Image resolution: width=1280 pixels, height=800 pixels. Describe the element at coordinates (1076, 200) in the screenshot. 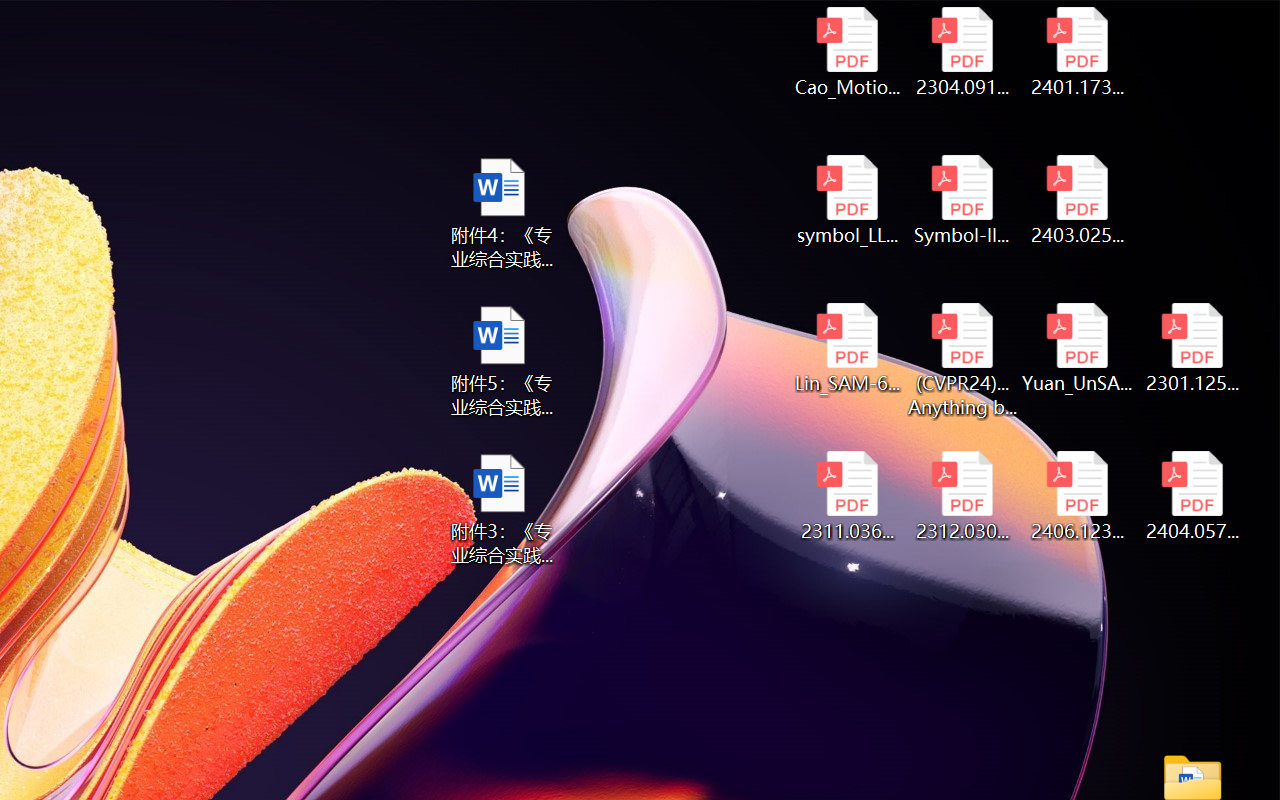

I see `'2403.02502v1.pdf'` at that location.